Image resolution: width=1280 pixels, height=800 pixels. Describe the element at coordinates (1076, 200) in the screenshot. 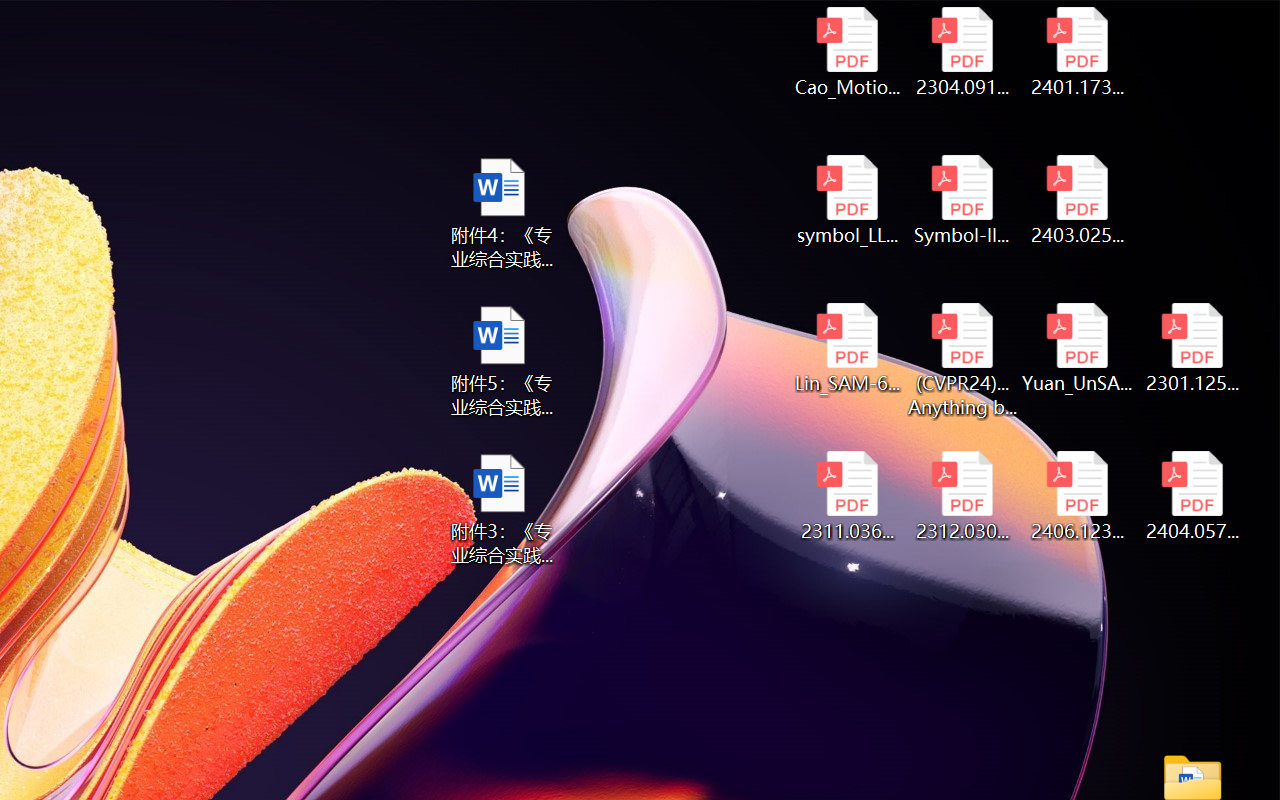

I see `'2403.02502v1.pdf'` at that location.